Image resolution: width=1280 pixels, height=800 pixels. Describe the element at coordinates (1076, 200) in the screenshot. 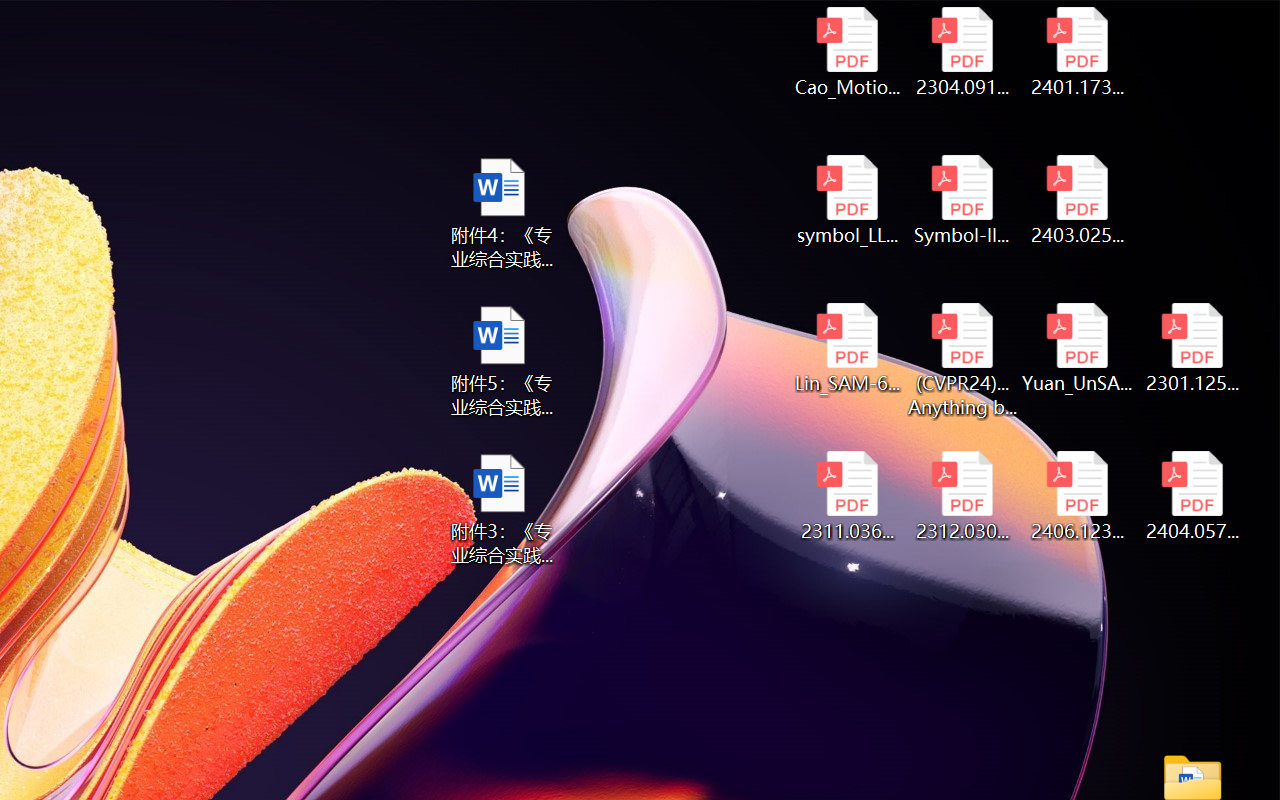

I see `'2403.02502v1.pdf'` at that location.